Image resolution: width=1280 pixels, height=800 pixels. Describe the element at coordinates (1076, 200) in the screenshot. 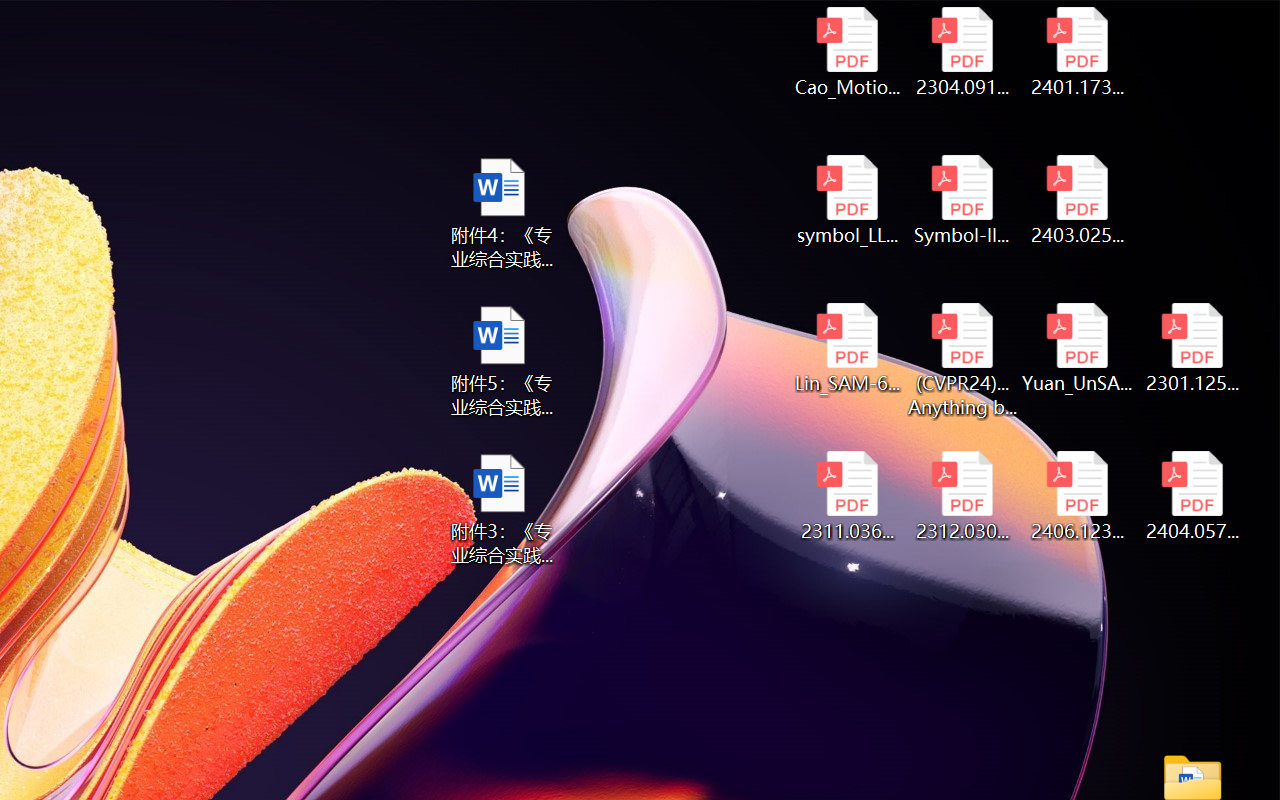

I see `'2403.02502v1.pdf'` at that location.